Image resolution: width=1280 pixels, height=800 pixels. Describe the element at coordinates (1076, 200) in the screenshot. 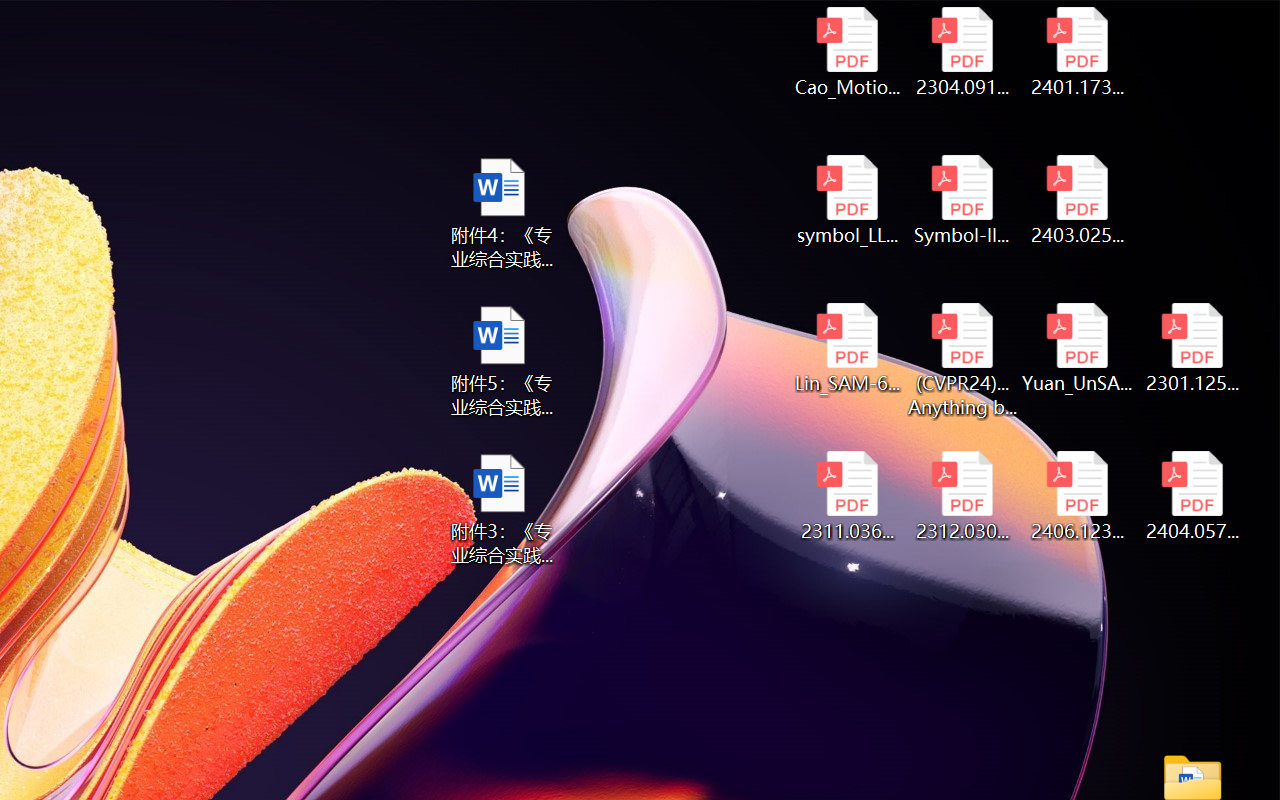

I see `'2403.02502v1.pdf'` at that location.